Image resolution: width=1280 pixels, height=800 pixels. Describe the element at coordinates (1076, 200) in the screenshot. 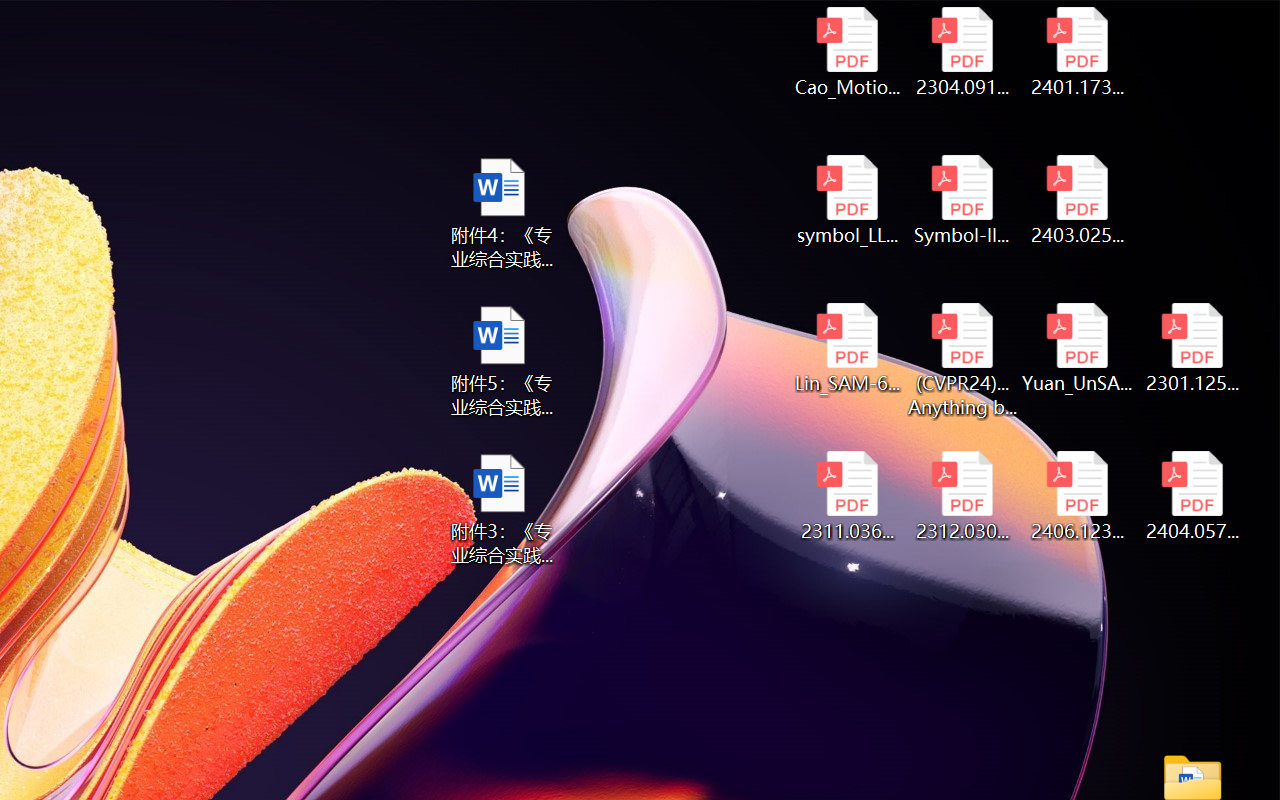

I see `'2403.02502v1.pdf'` at that location.